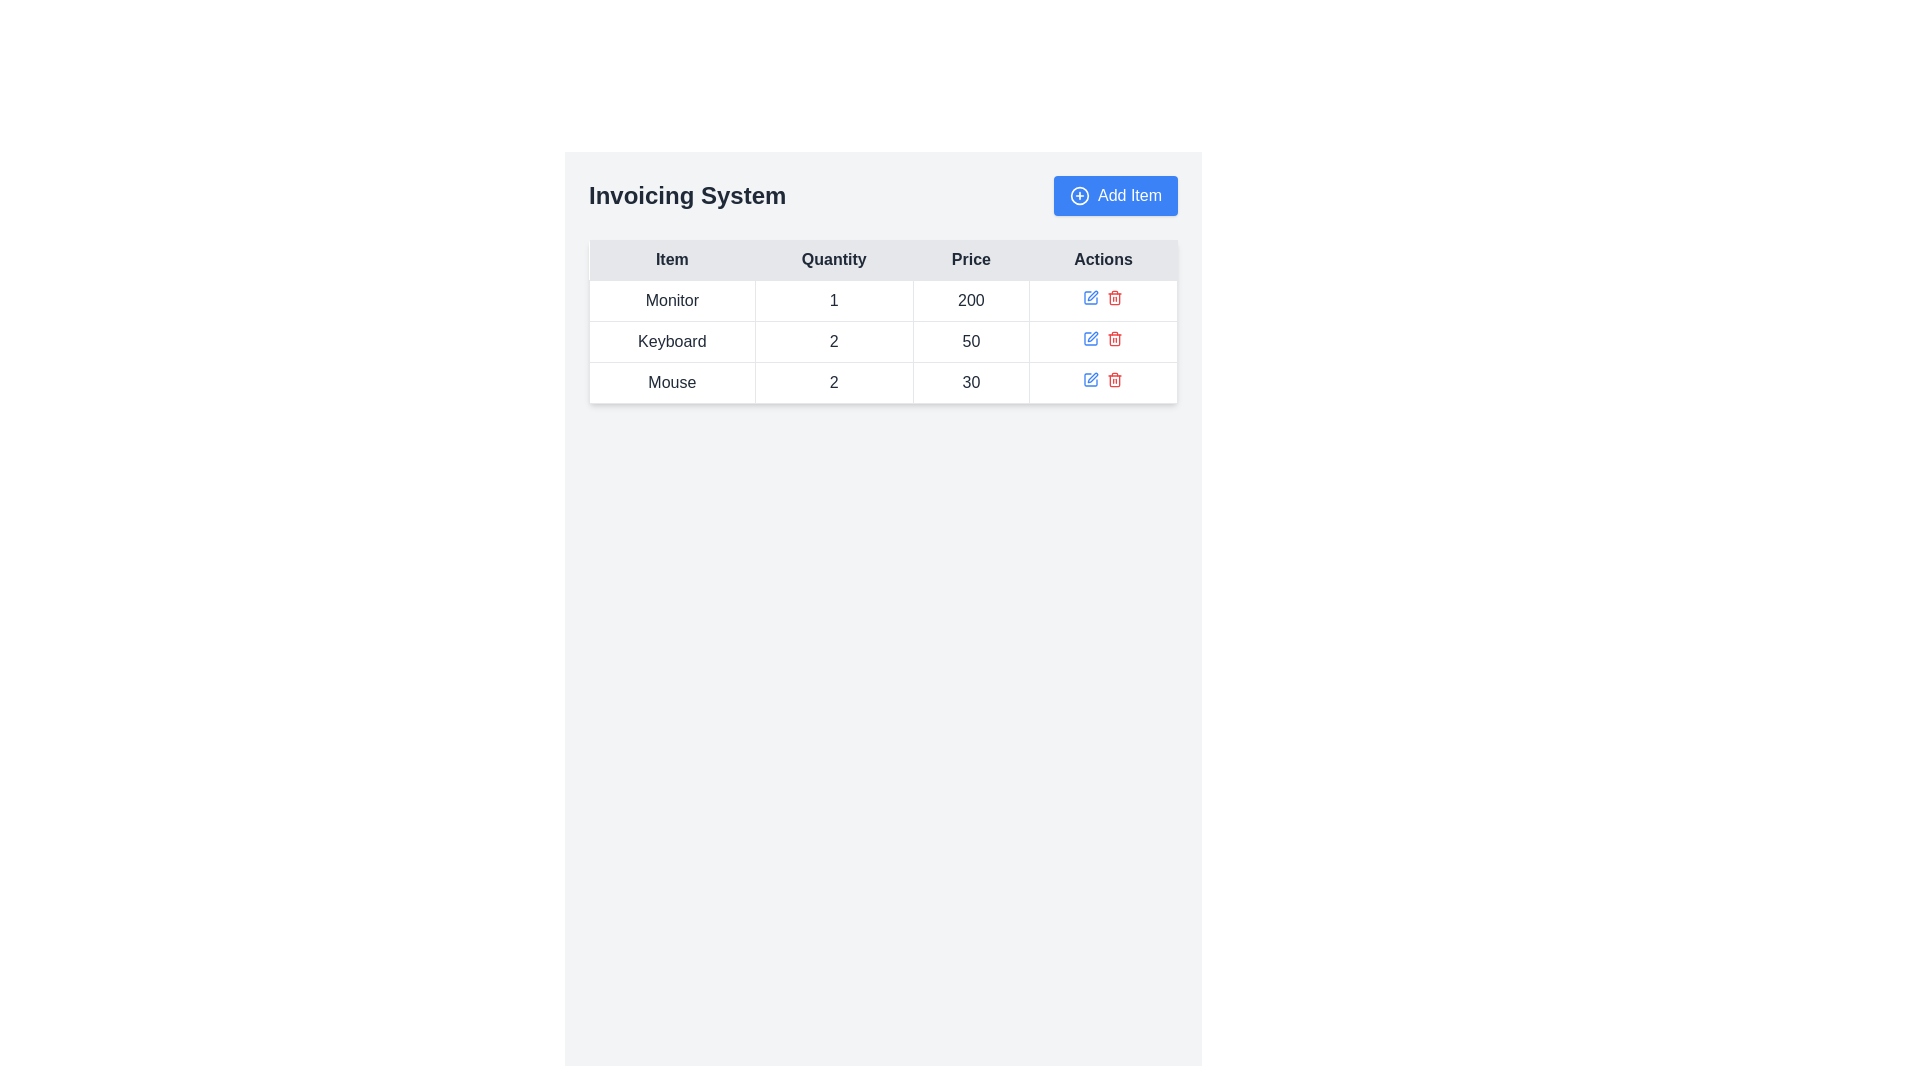 The height and width of the screenshot is (1080, 1920). I want to click on the 'Edit' icon button located in the second column of the 'Actions' section of the second row in the table, so click(1092, 296).